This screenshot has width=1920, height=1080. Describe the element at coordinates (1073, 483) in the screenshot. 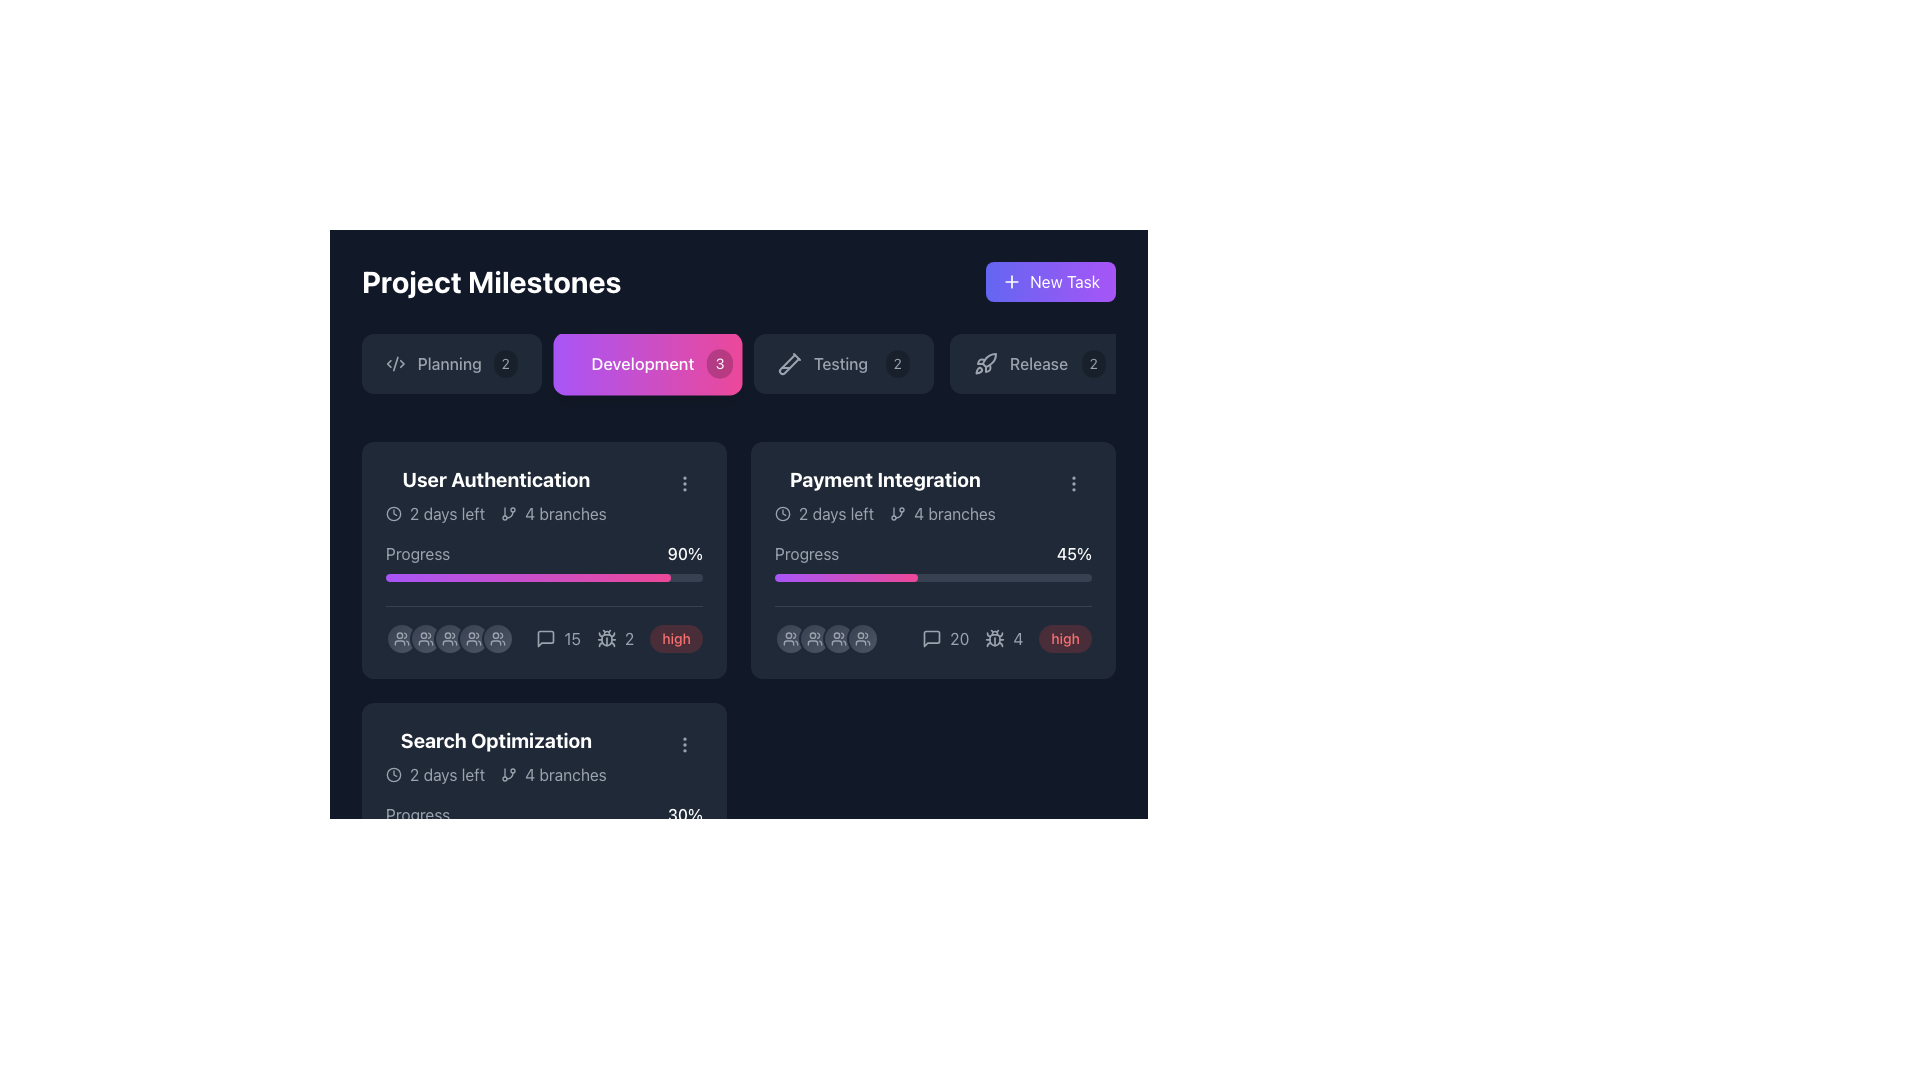

I see `the Ellipsis Menu icon located in the top-right corner of the 'Payment Integration' card` at that location.